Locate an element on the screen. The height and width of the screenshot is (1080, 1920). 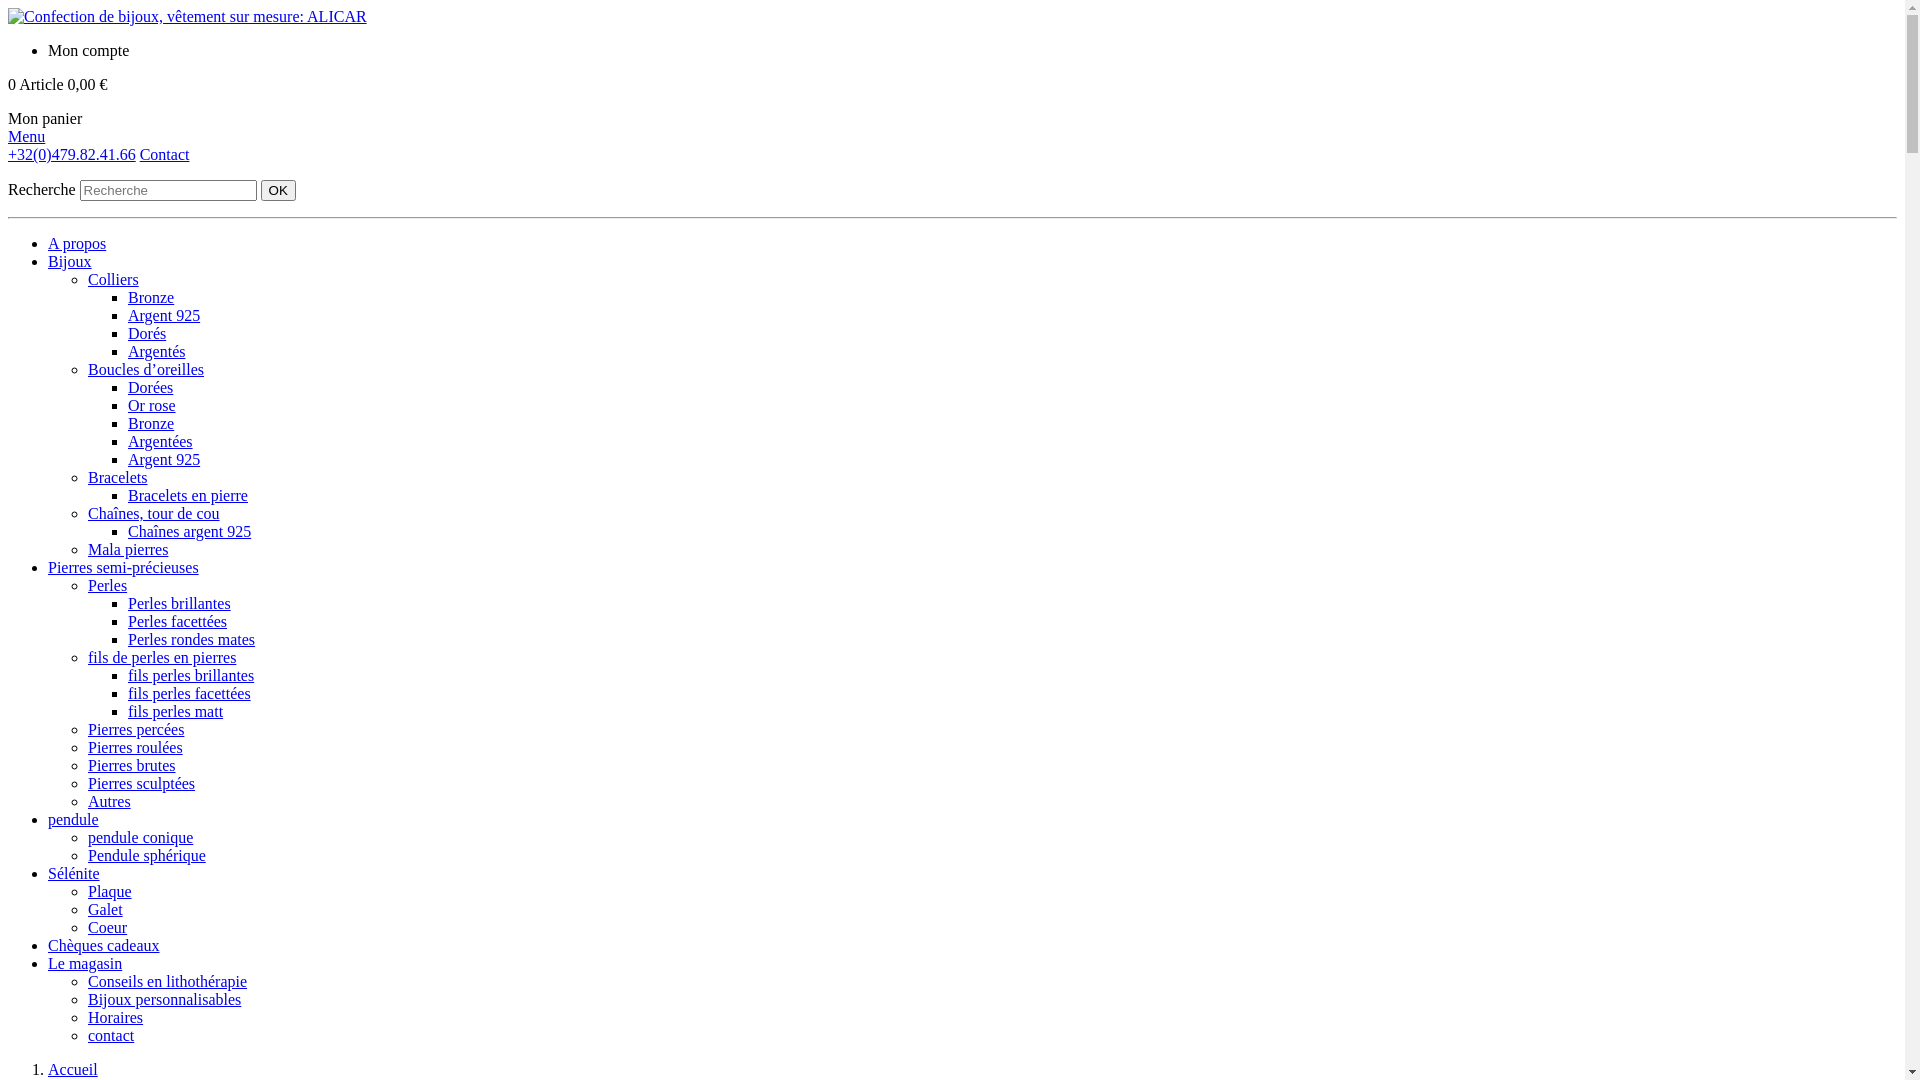
'Argent 925' is located at coordinates (163, 315).